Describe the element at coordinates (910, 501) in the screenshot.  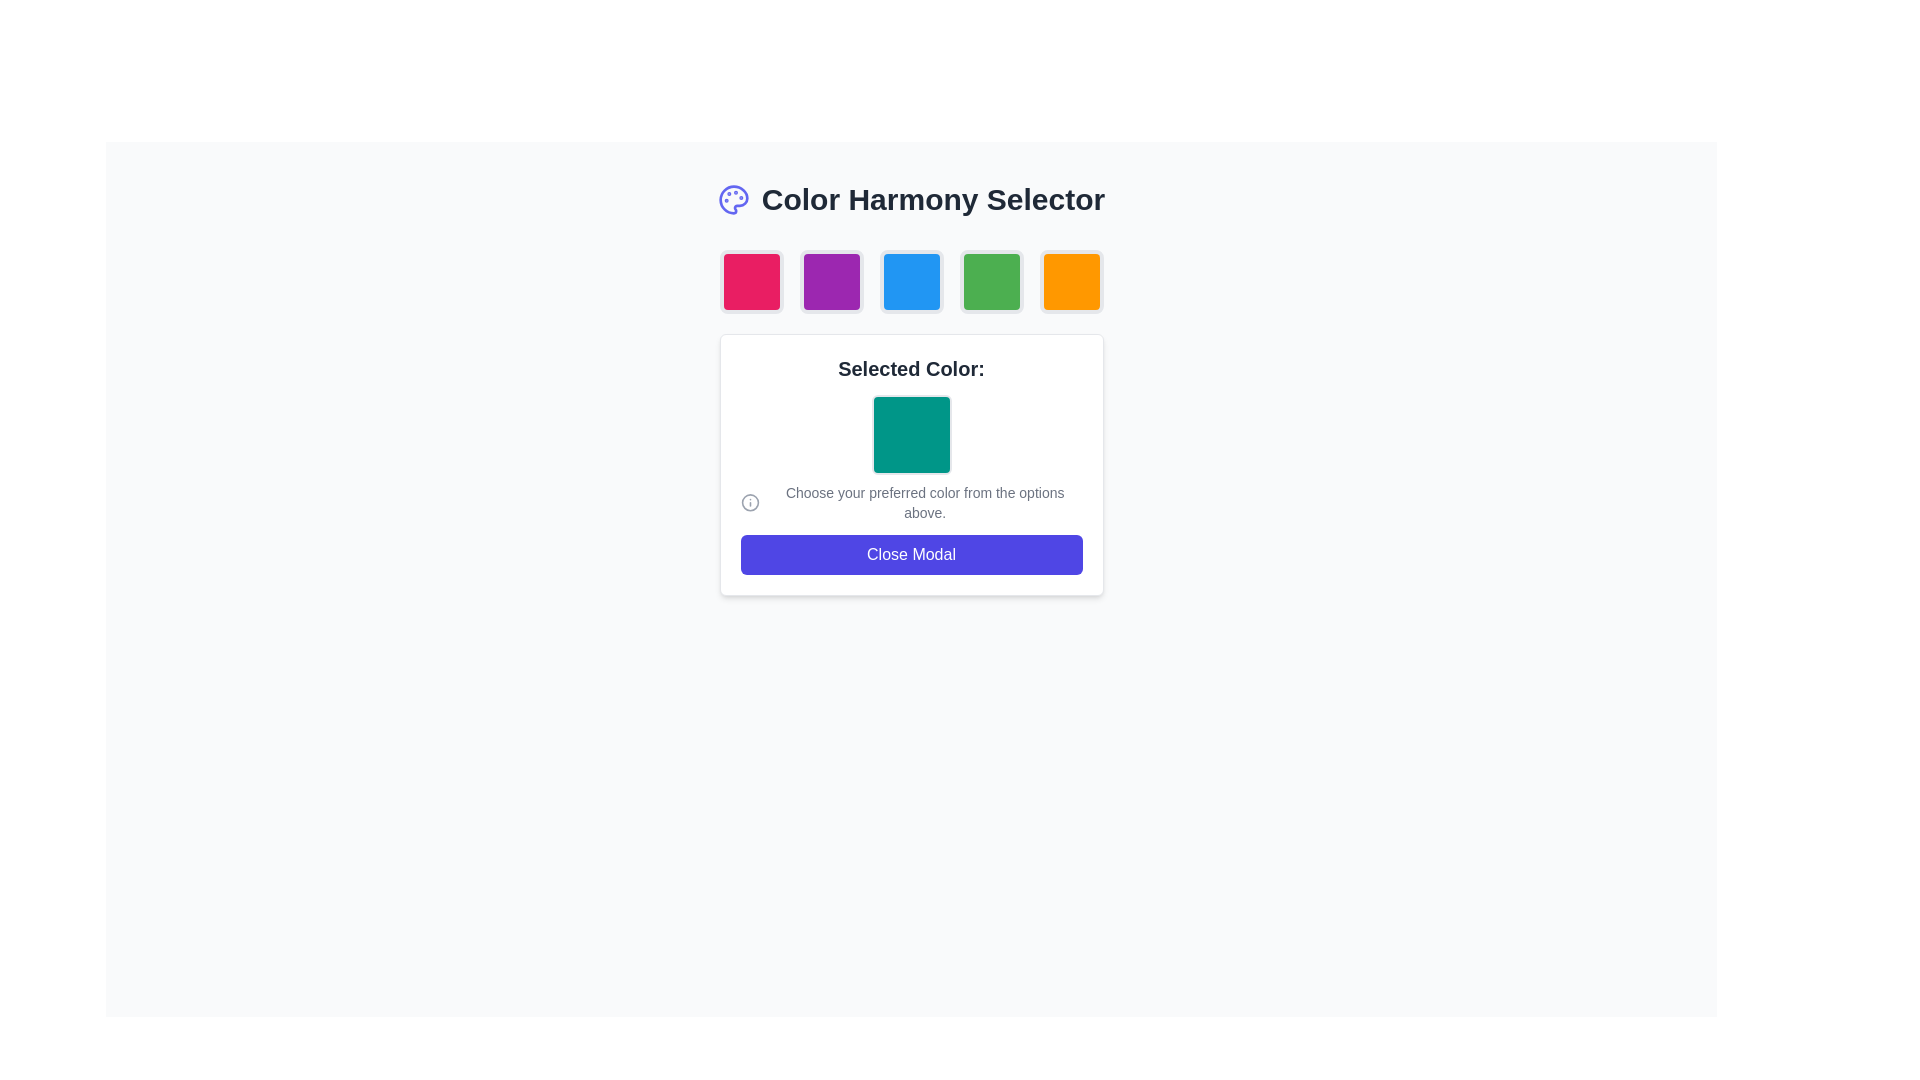
I see `the informational icon located centrally in the modal interface, positioned to the left of the descriptive text, to potentially reveal a tooltip with additional functionalities` at that location.